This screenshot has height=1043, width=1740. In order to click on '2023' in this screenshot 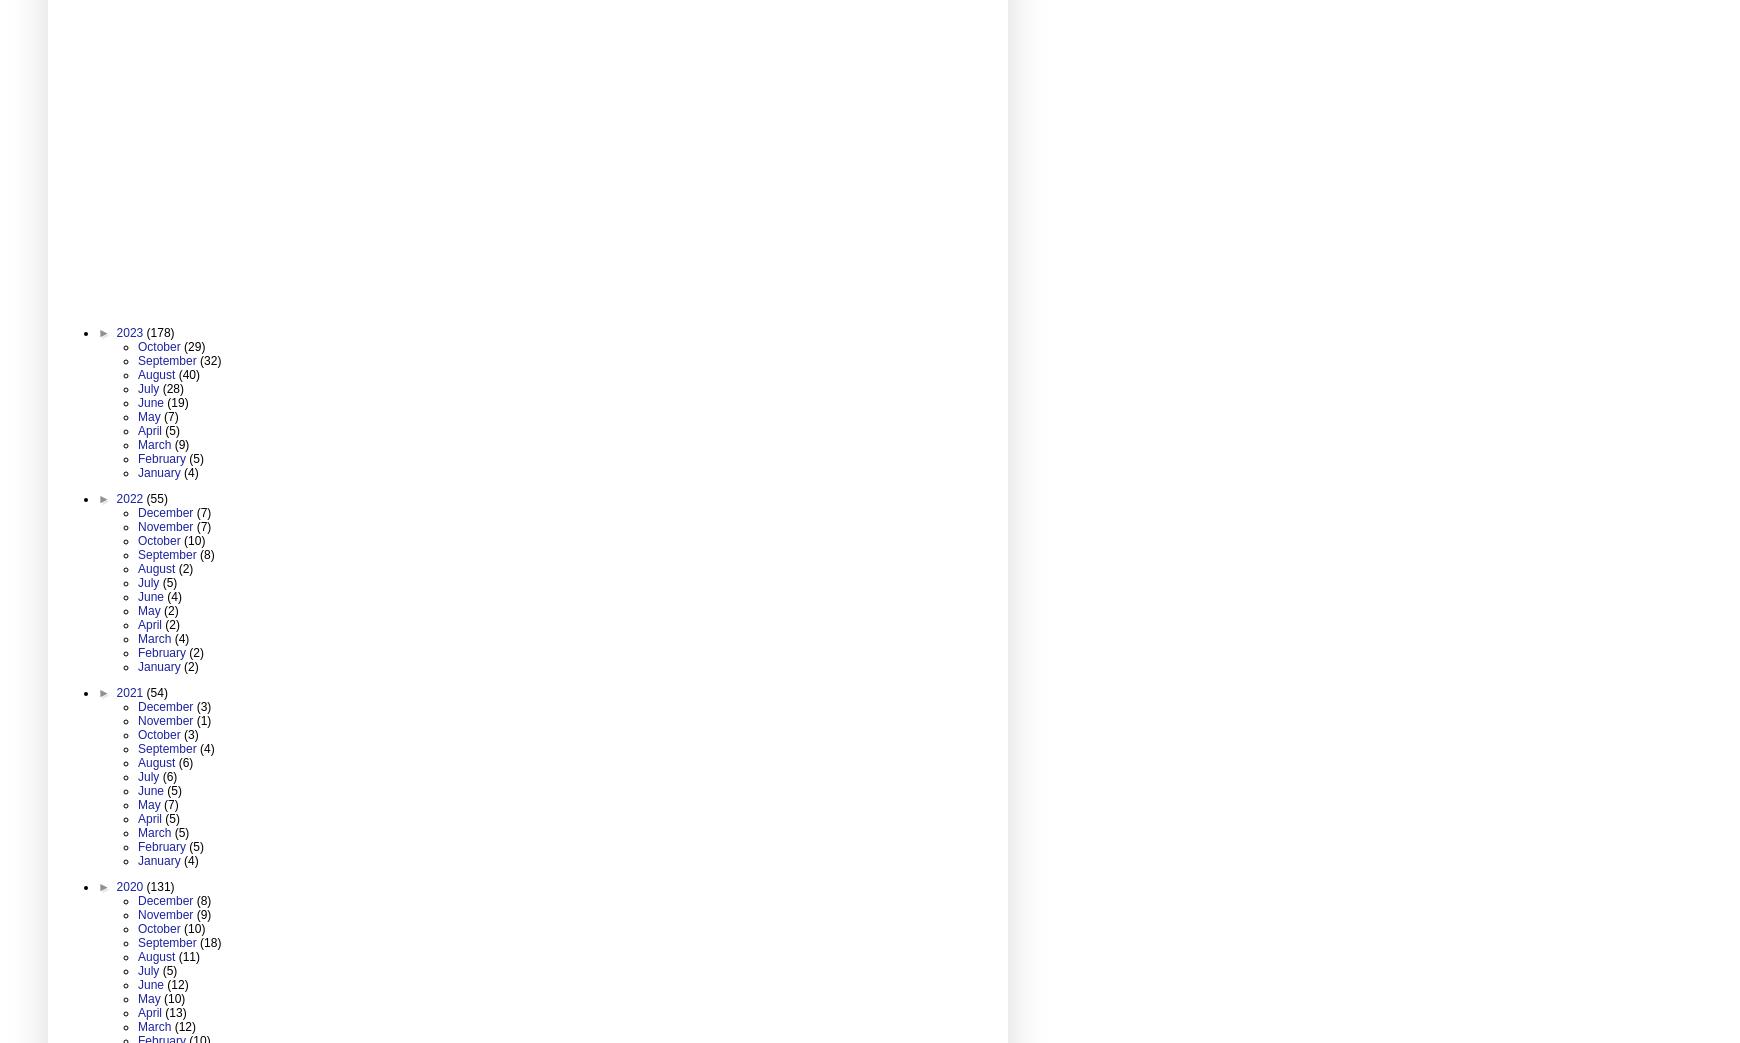, I will do `click(115, 330)`.